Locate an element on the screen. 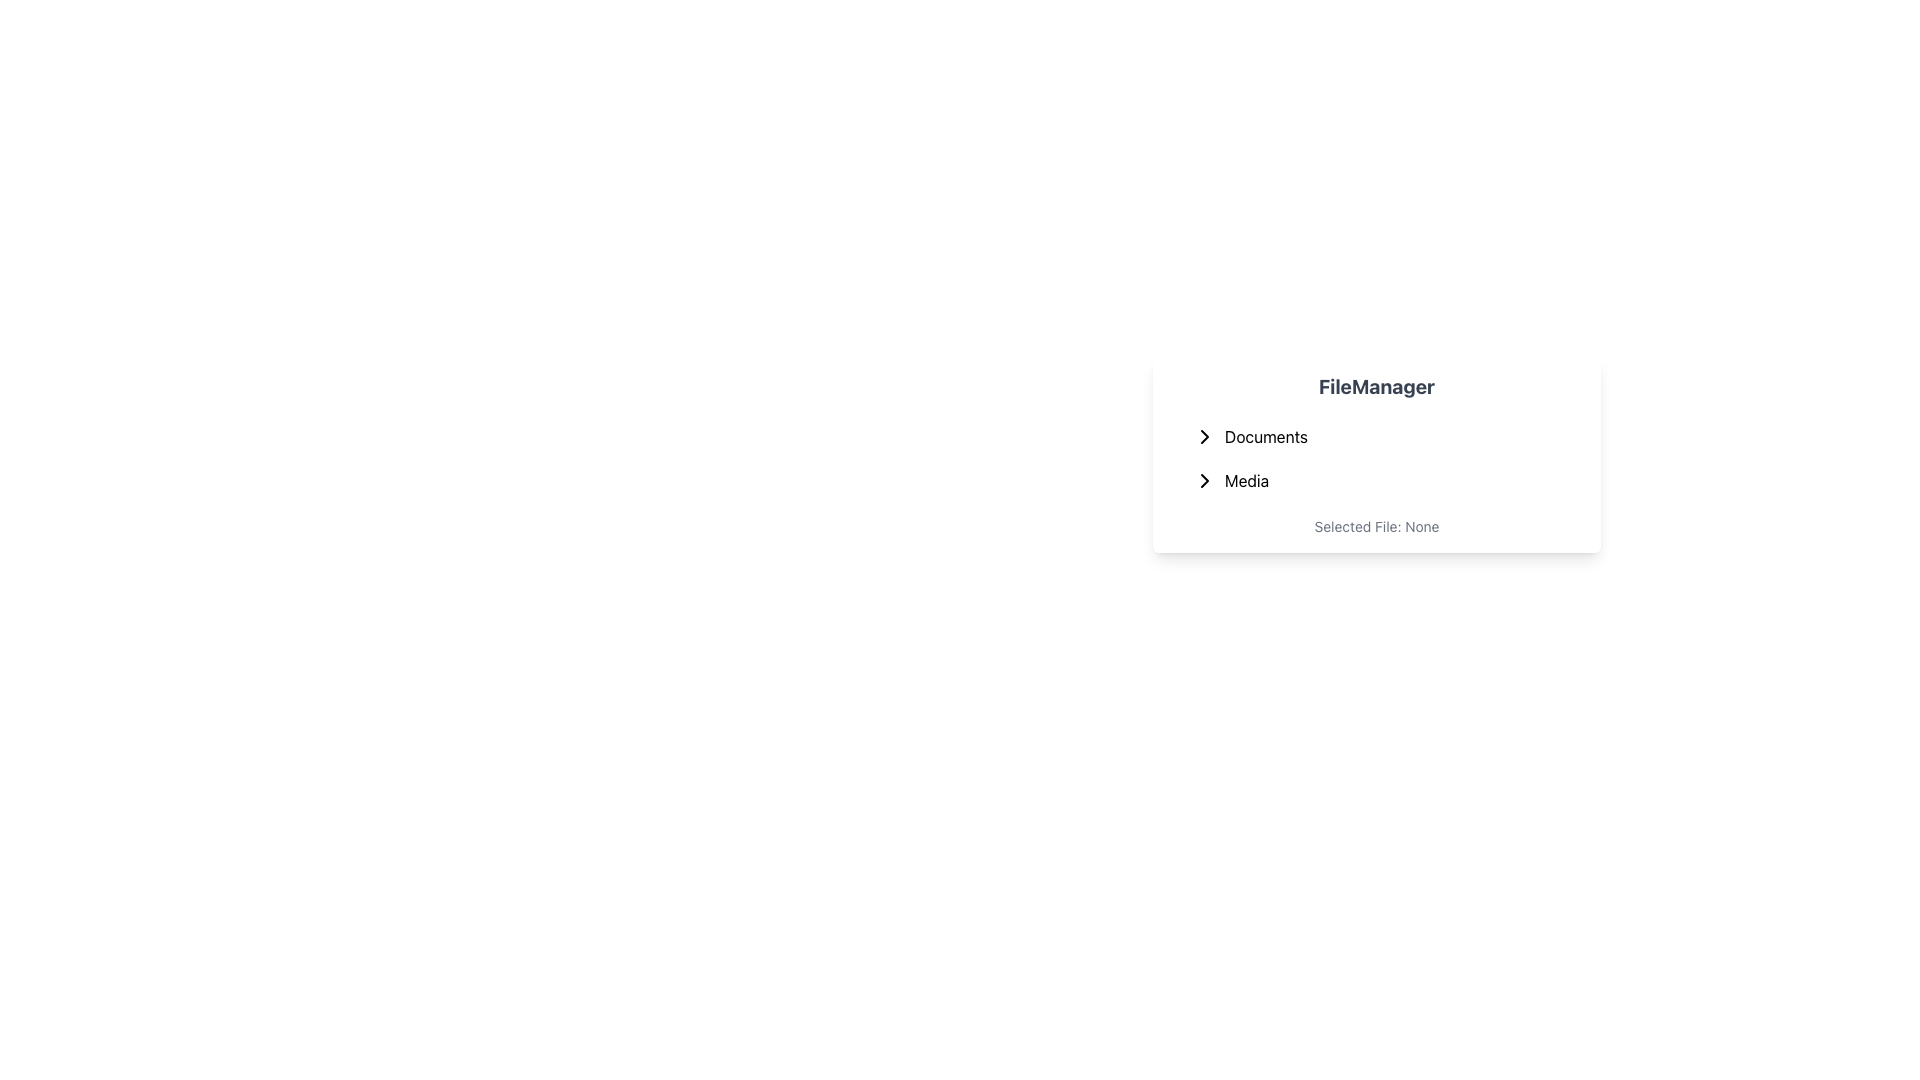 Image resolution: width=1920 pixels, height=1080 pixels. the Text Label that represents the media contents category in the FileManager section is located at coordinates (1246, 481).